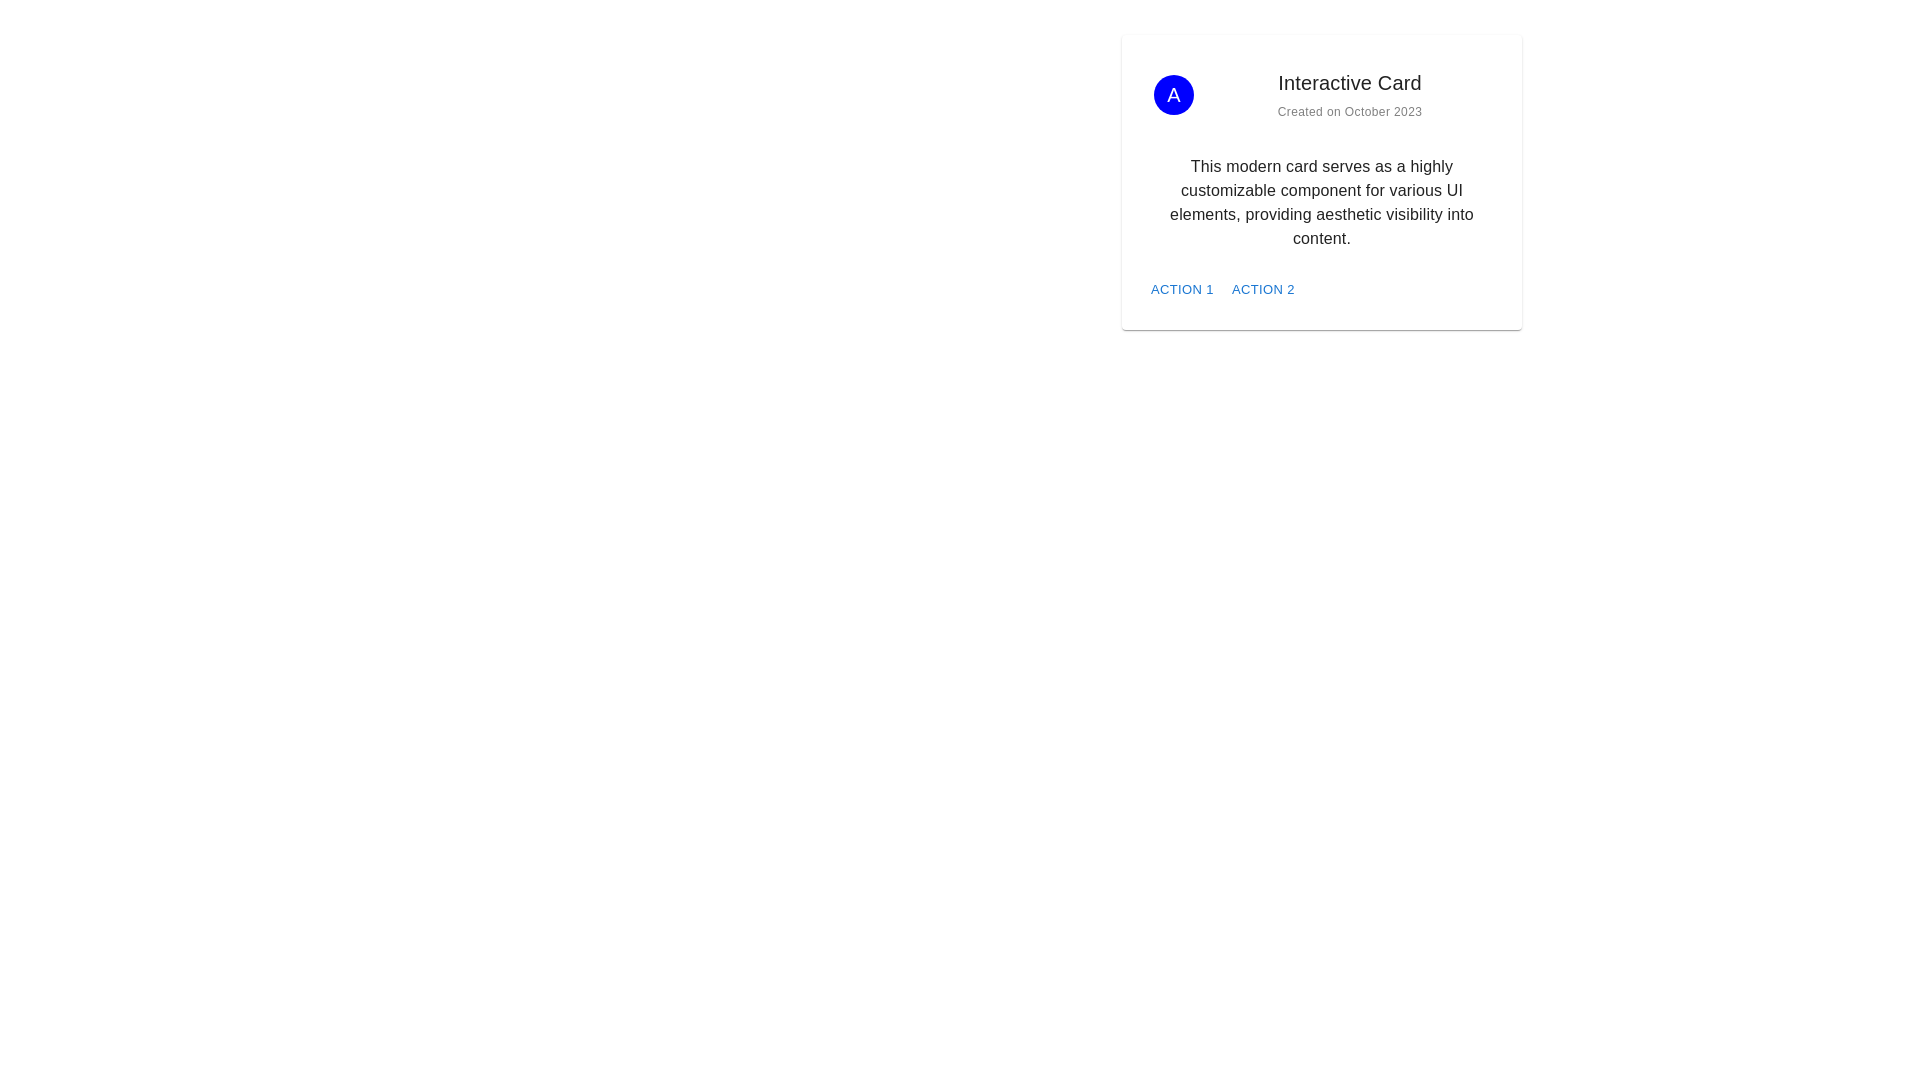  What do you see at coordinates (1181, 289) in the screenshot?
I see `the interactive button labeled 'Action 1' located at the bottom left of the content card` at bounding box center [1181, 289].